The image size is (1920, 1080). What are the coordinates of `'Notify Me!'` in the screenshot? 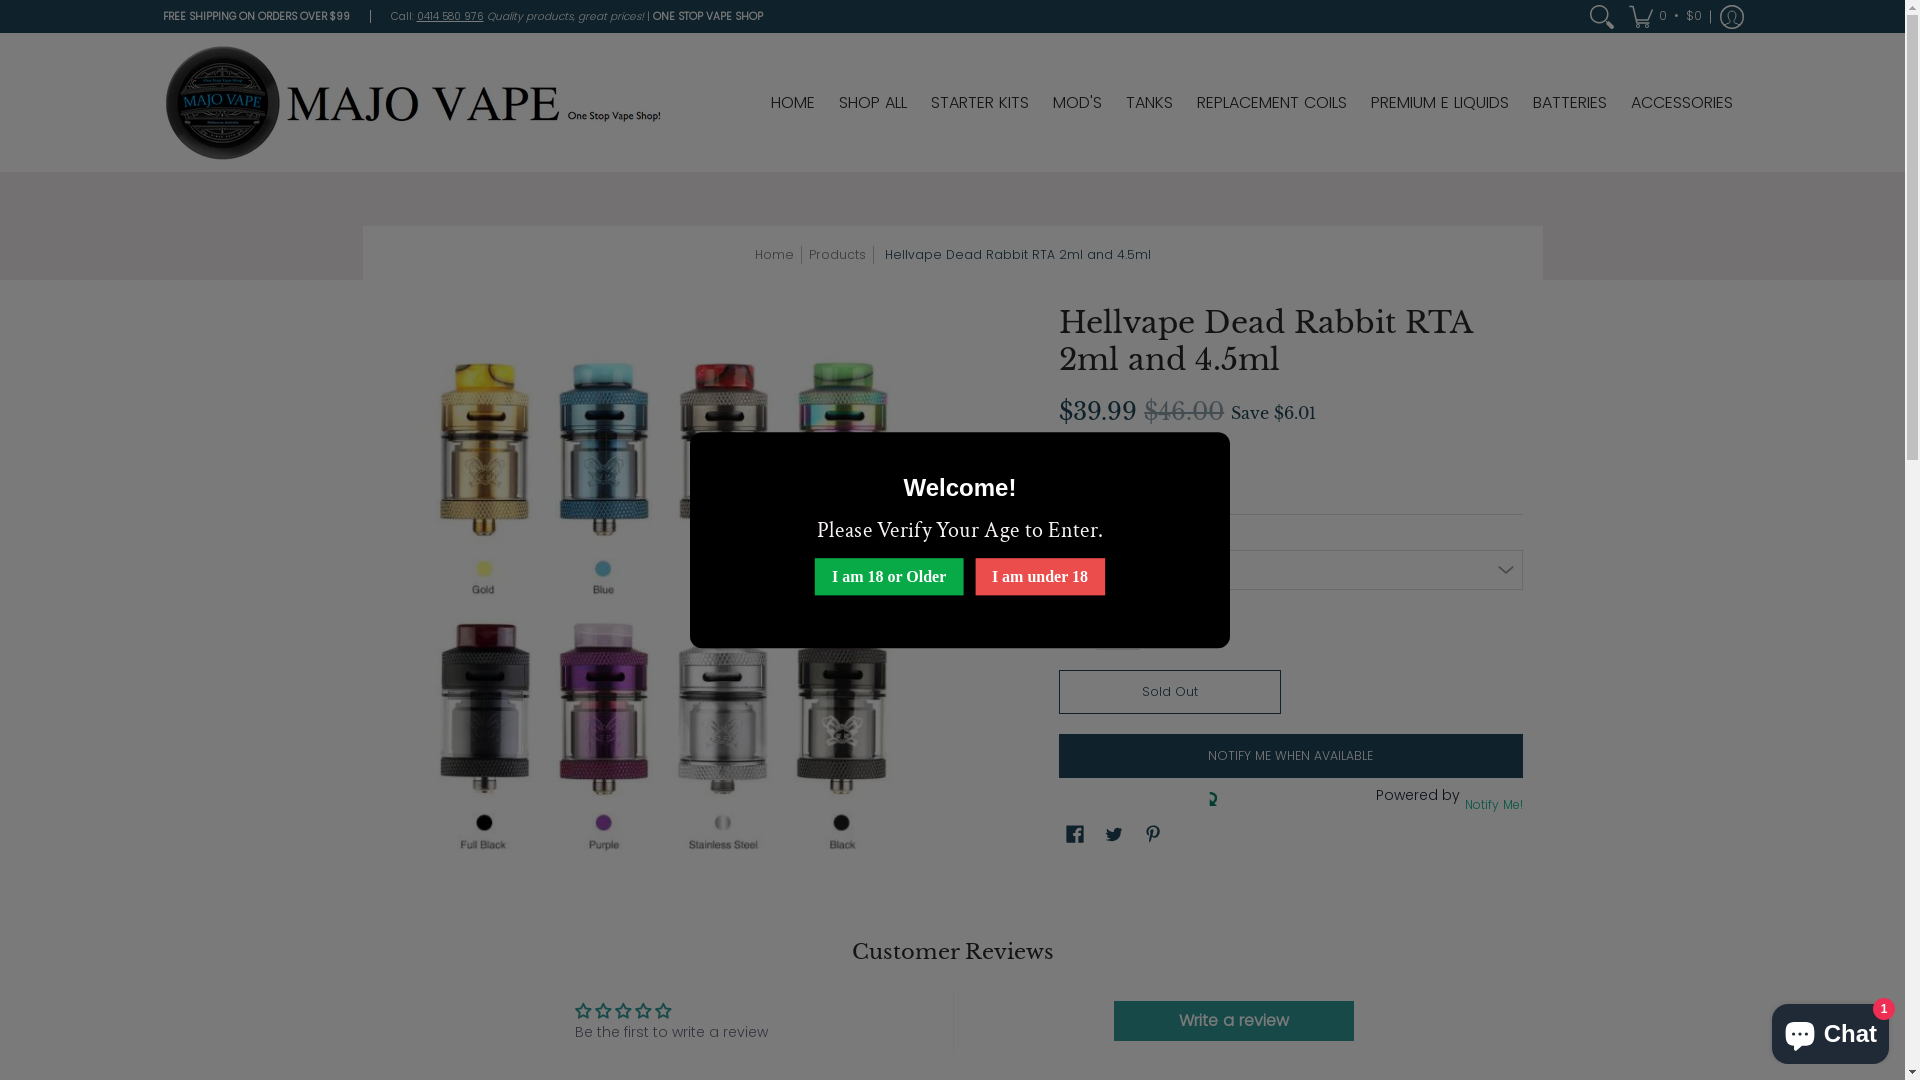 It's located at (1491, 803).